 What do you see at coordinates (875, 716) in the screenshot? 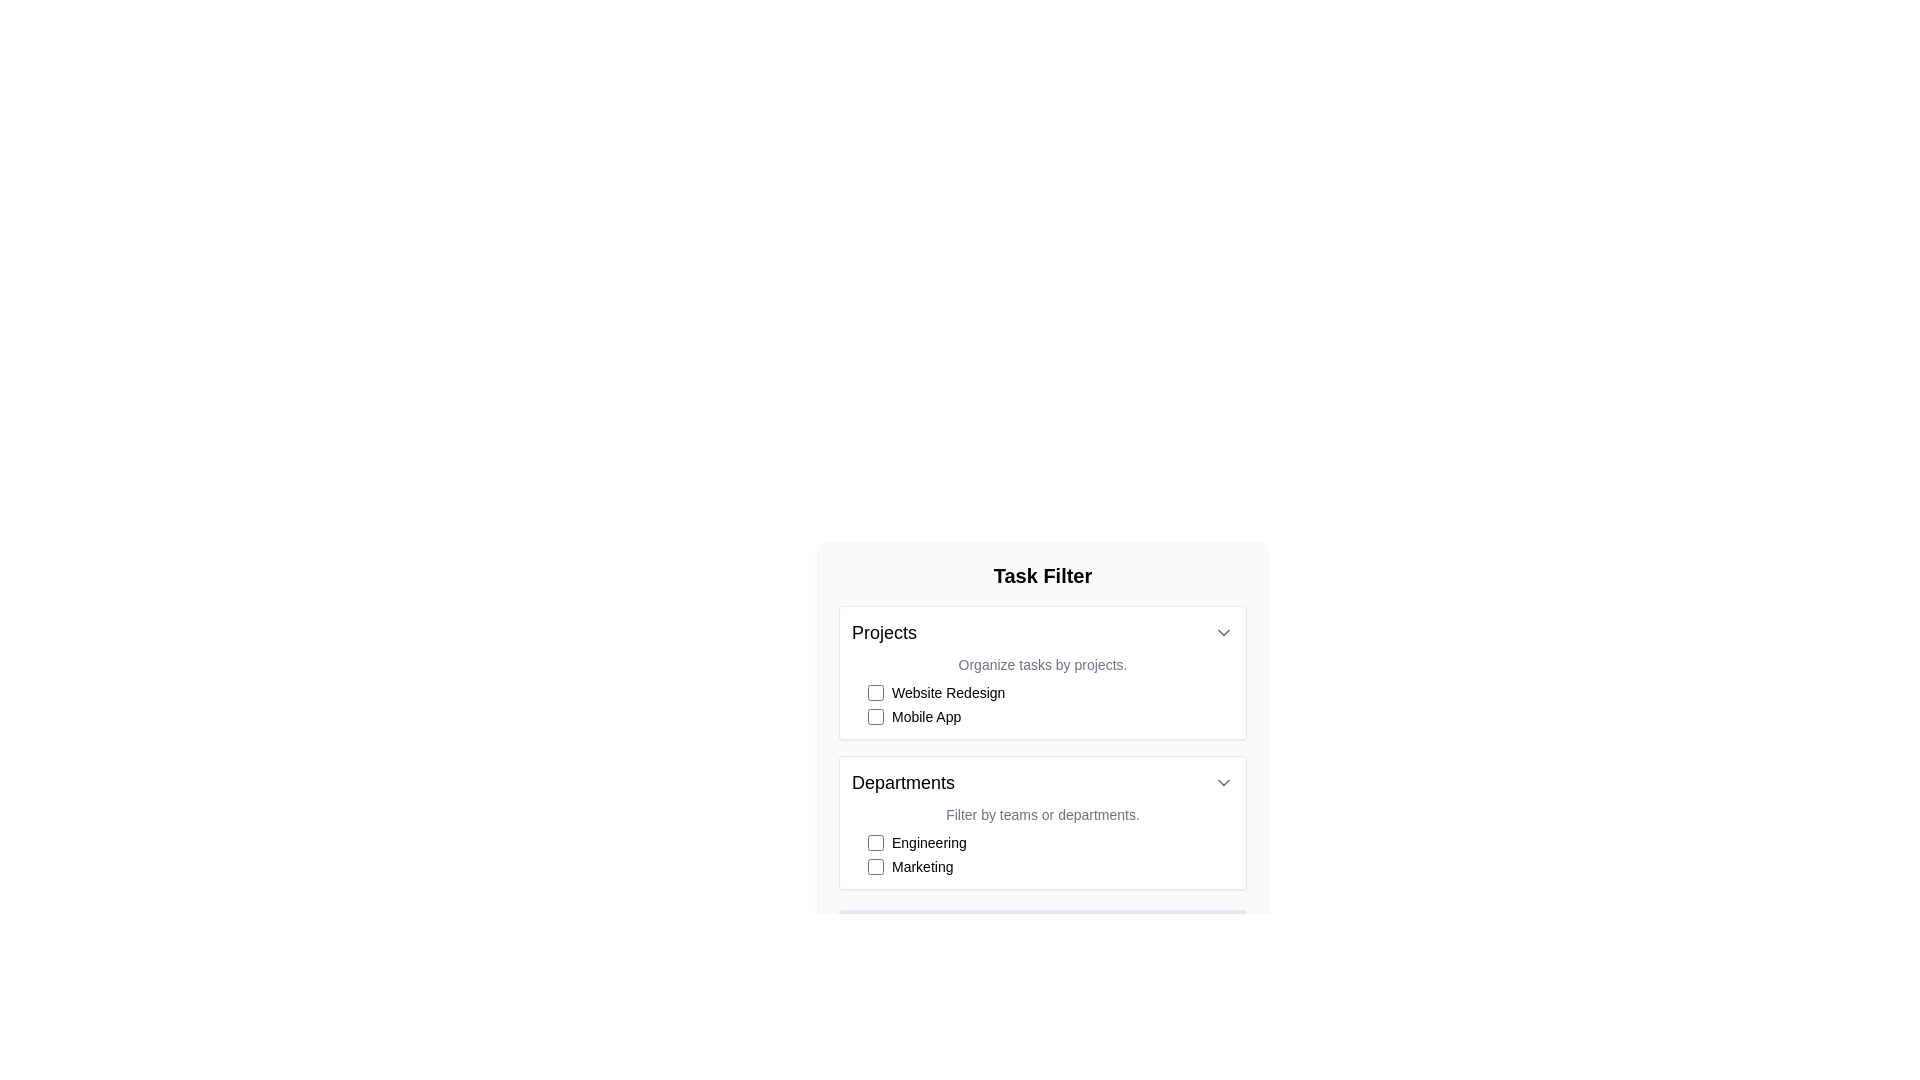
I see `keyboard navigation` at bounding box center [875, 716].